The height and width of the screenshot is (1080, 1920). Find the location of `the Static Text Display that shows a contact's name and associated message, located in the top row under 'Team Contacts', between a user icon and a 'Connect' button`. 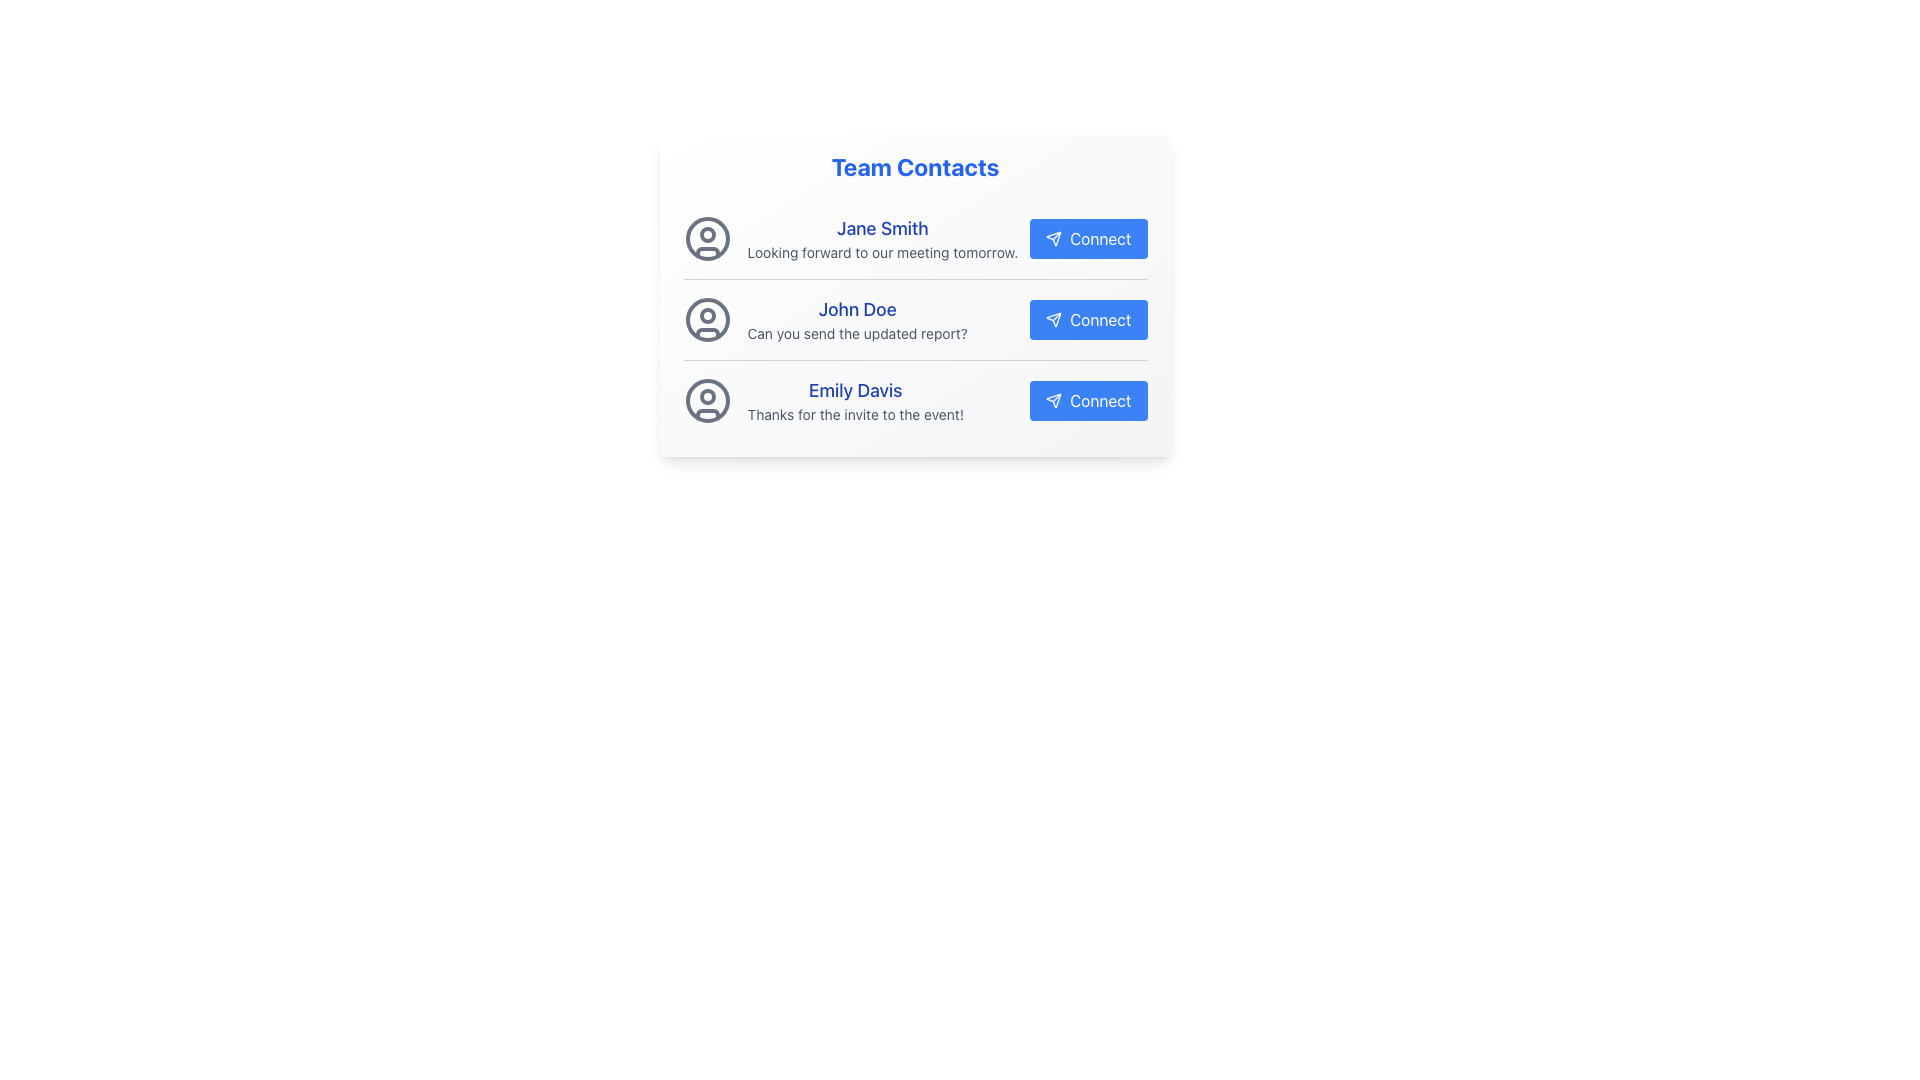

the Static Text Display that shows a contact's name and associated message, located in the top row under 'Team Contacts', between a user icon and a 'Connect' button is located at coordinates (881, 238).